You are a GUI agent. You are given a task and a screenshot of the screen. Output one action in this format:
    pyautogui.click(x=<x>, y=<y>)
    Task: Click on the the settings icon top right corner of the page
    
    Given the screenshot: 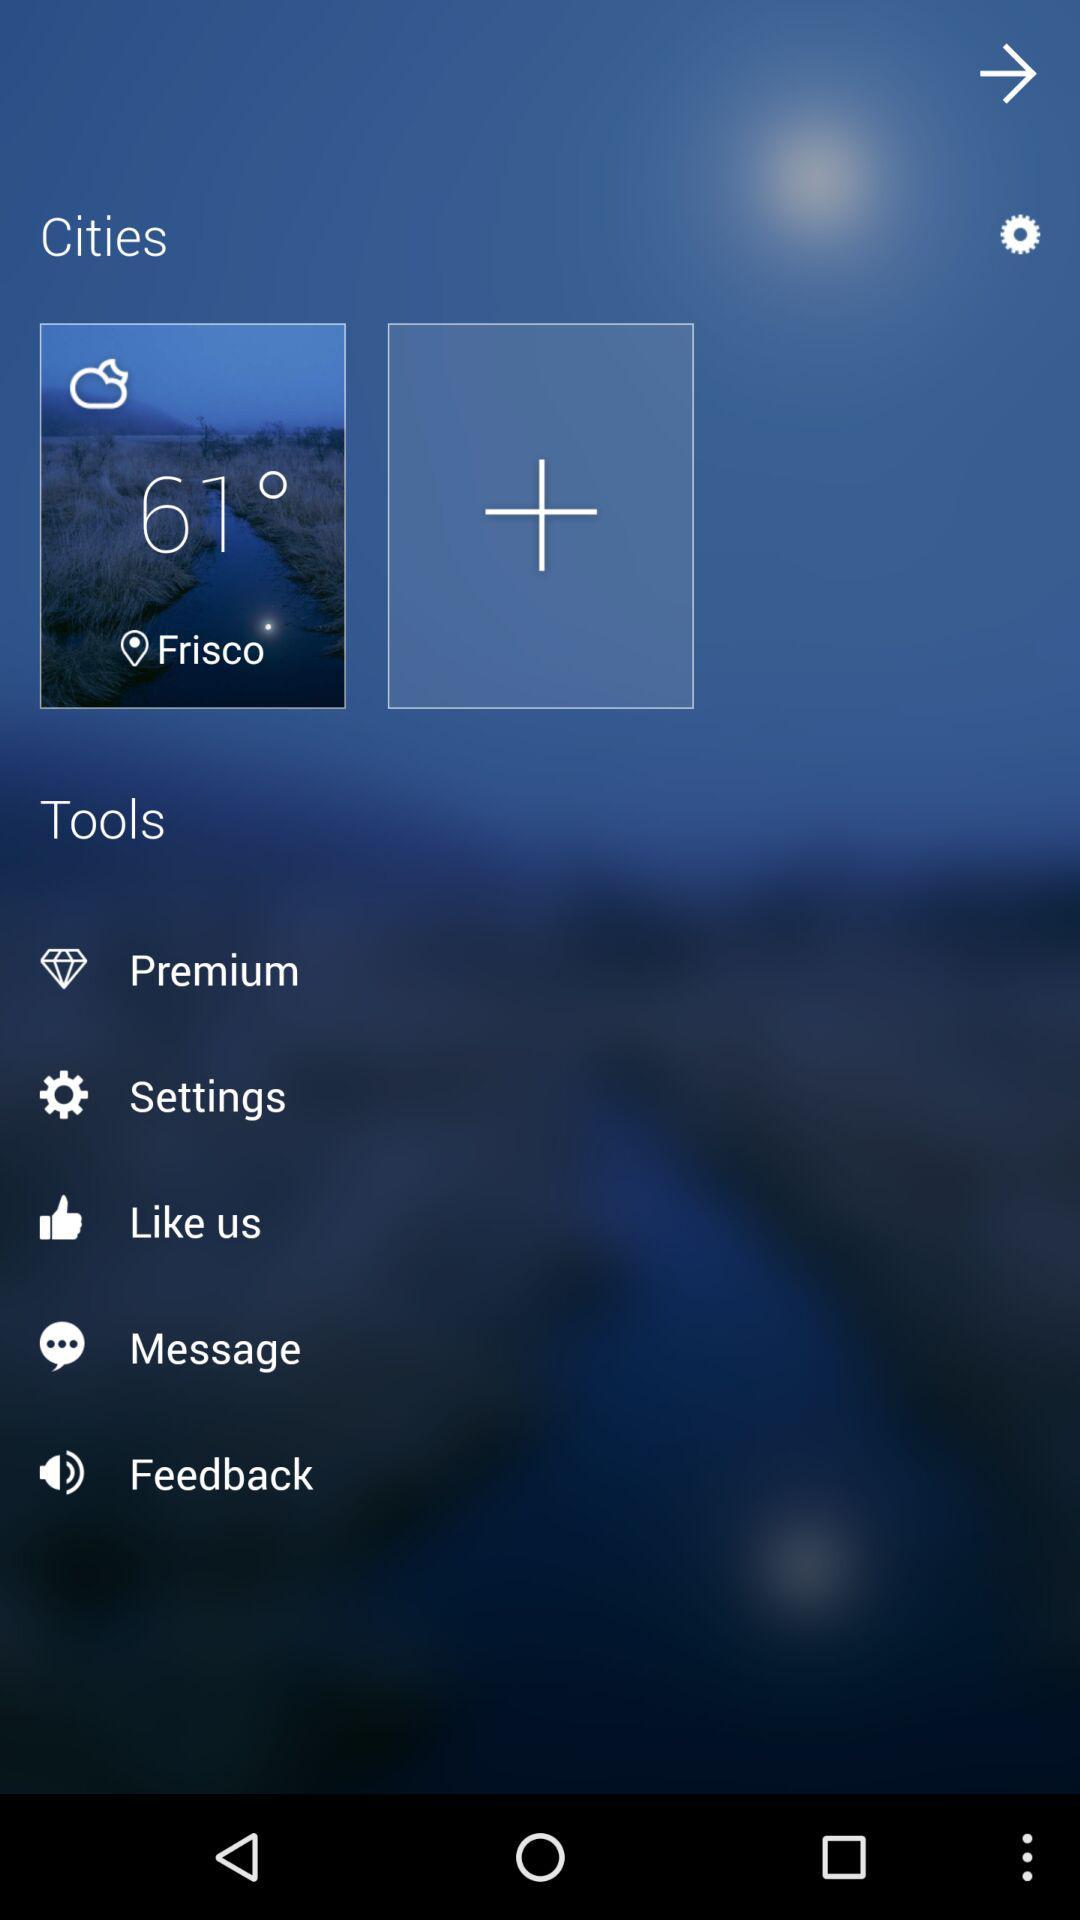 What is the action you would take?
    pyautogui.click(x=970, y=235)
    